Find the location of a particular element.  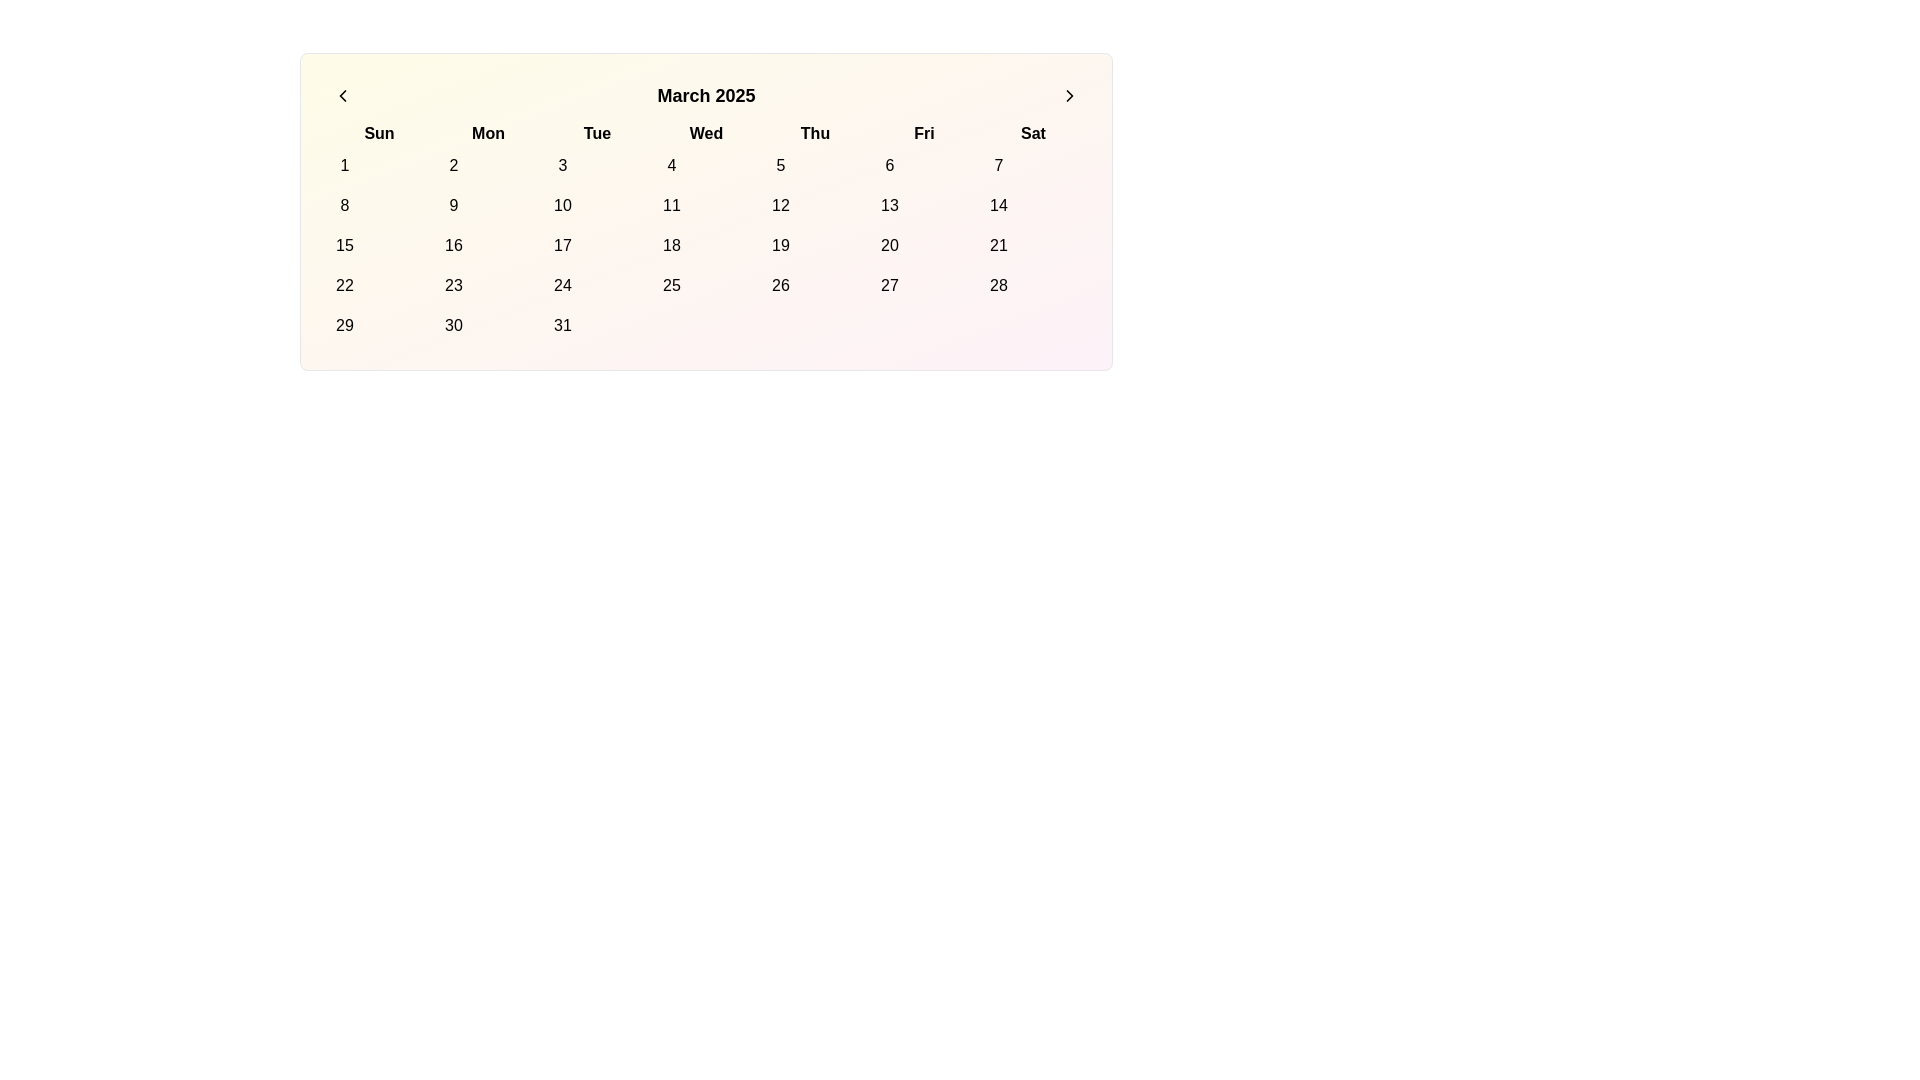

the bold static text label displaying 'Mon' in the calendar grid, which is positioned between 'Sun' and 'Tue' is located at coordinates (488, 134).